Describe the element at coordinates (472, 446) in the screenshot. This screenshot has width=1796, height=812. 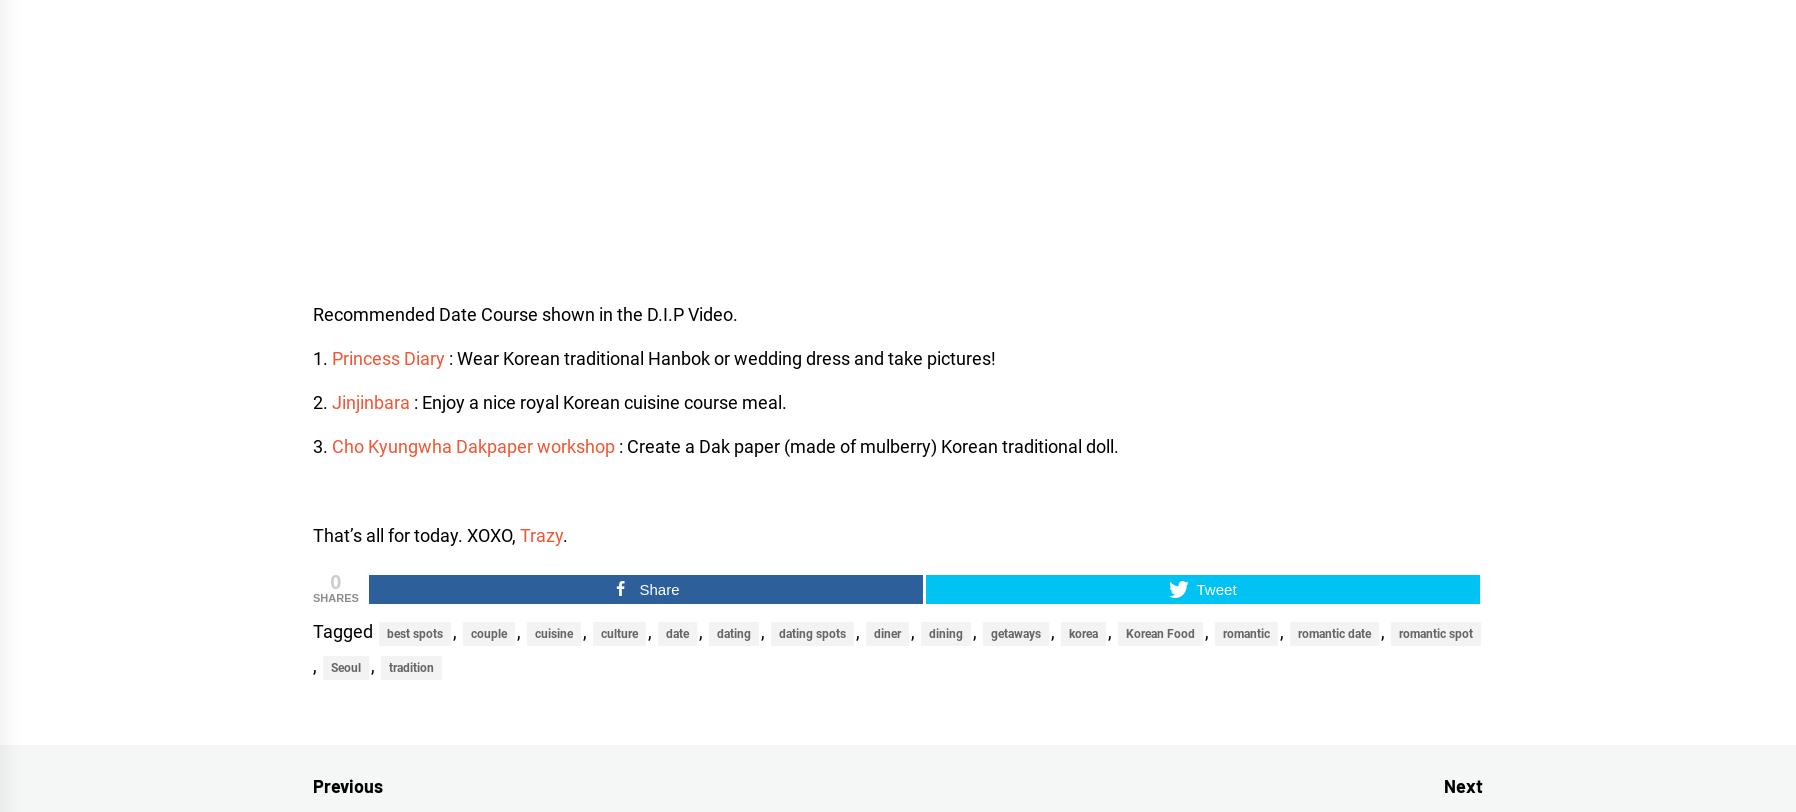
I see `'Cho Kyungwha Dakpaper workshop'` at that location.